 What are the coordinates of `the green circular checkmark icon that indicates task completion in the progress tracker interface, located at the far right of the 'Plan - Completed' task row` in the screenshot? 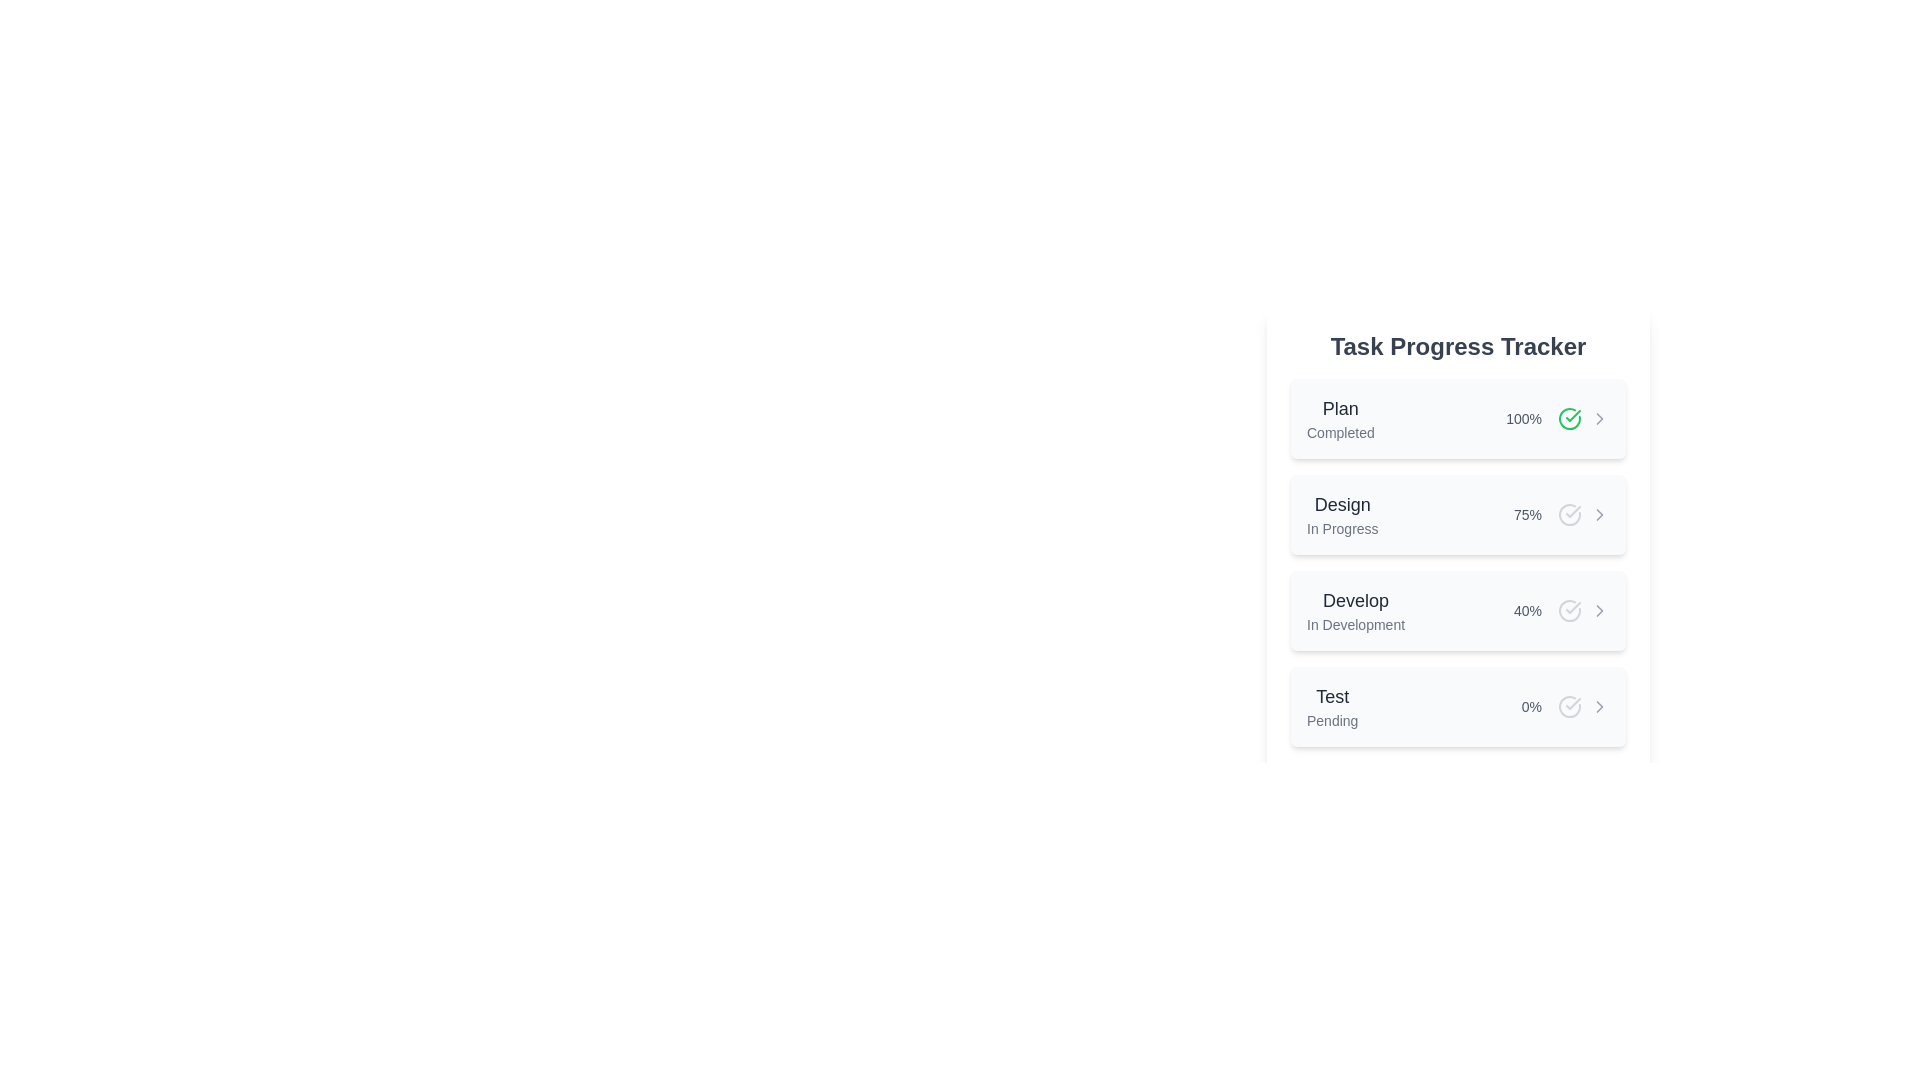 It's located at (1572, 415).